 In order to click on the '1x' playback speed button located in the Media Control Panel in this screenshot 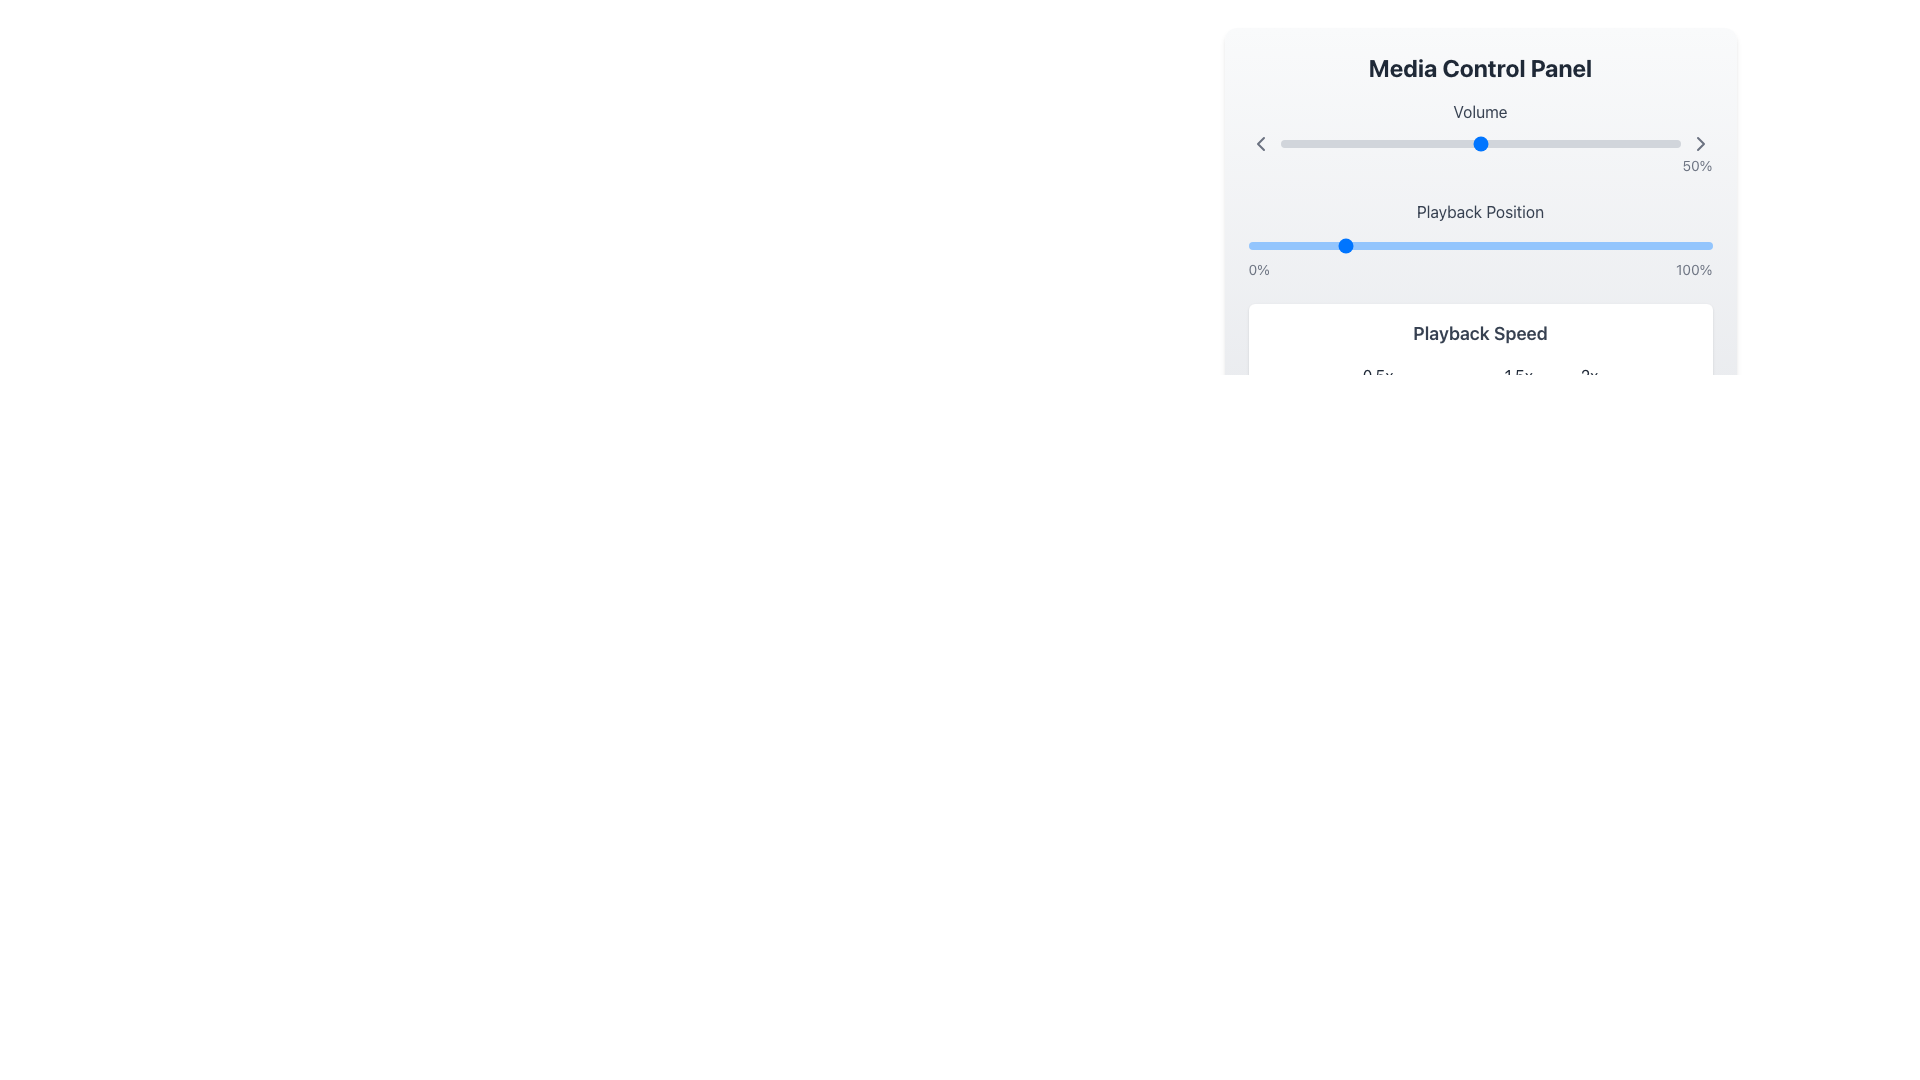, I will do `click(1449, 375)`.